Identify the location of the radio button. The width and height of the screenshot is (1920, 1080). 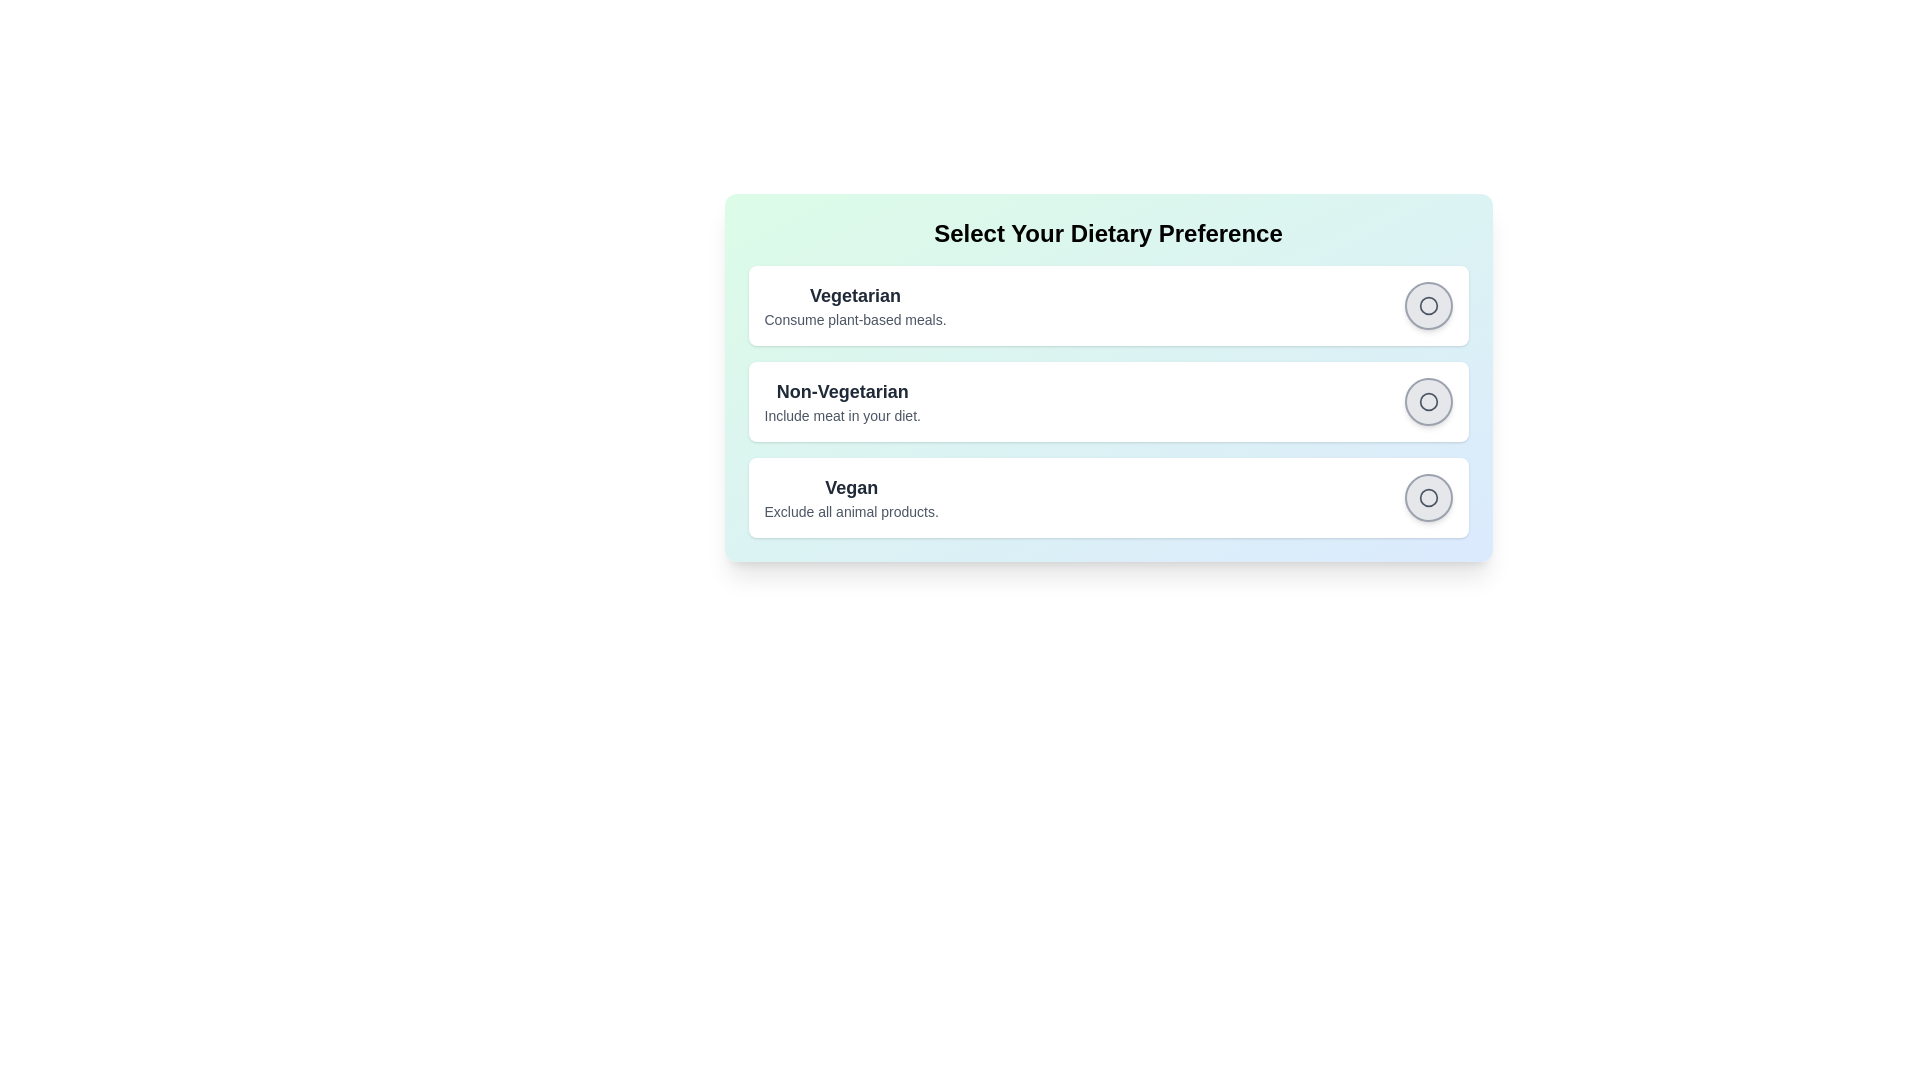
(1427, 401).